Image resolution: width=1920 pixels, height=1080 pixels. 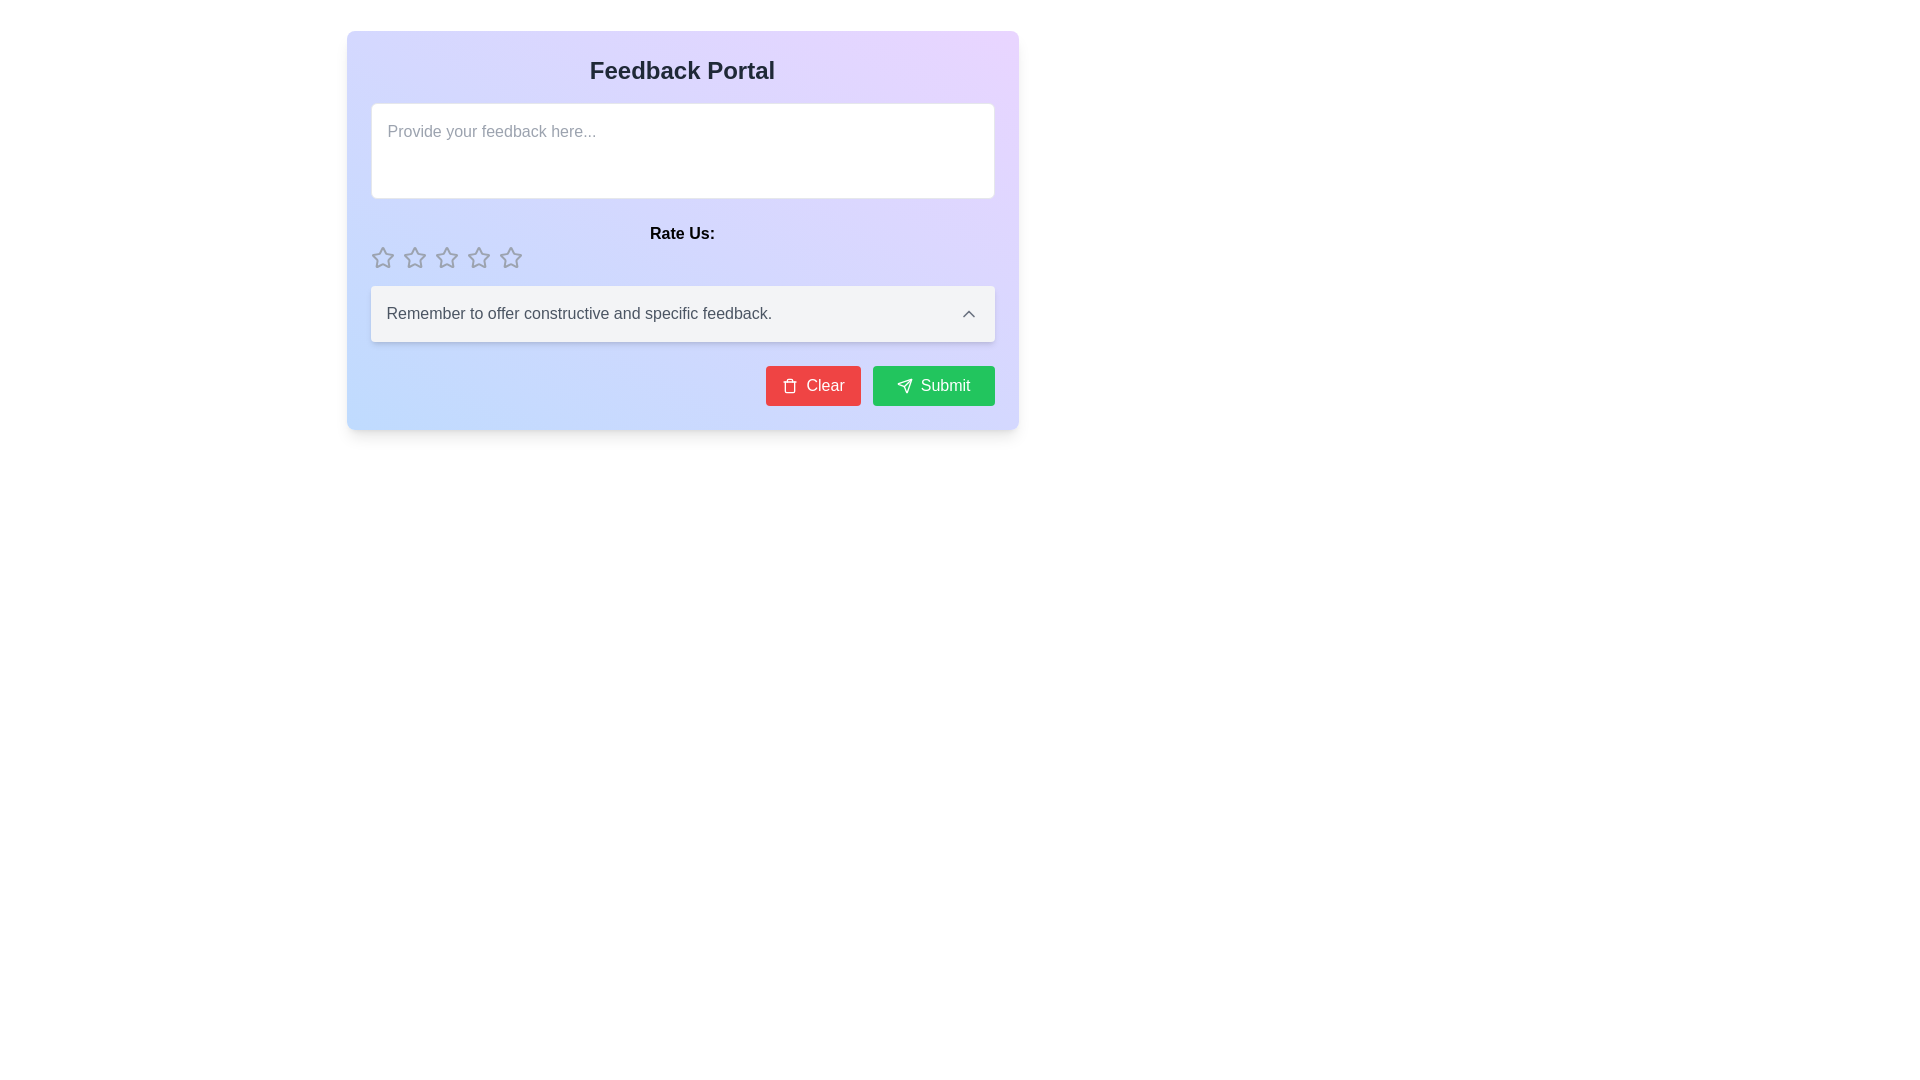 I want to click on the fourth star icon in the row of five stars used for rating, located below the 'Rate Us:' label, so click(x=445, y=257).